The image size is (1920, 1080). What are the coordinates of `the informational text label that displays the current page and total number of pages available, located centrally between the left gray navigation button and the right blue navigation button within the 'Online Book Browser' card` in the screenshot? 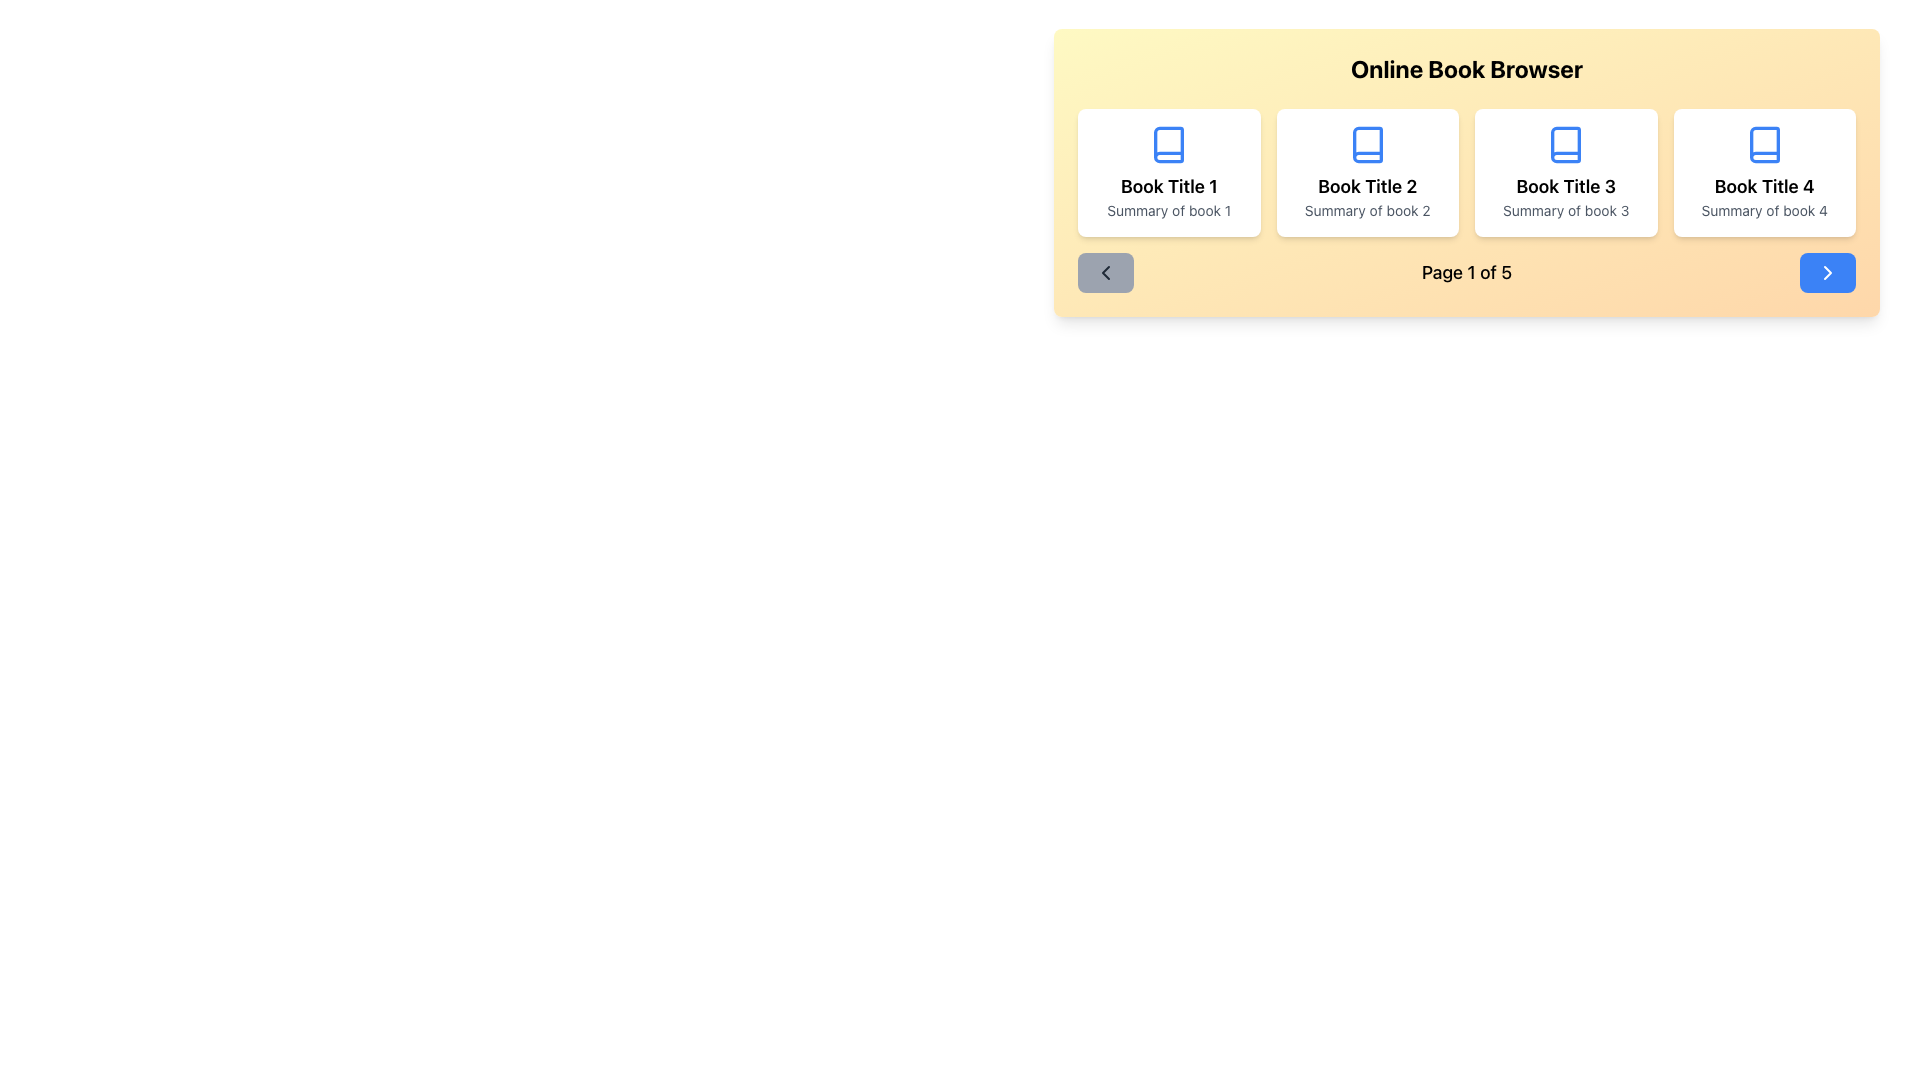 It's located at (1467, 273).